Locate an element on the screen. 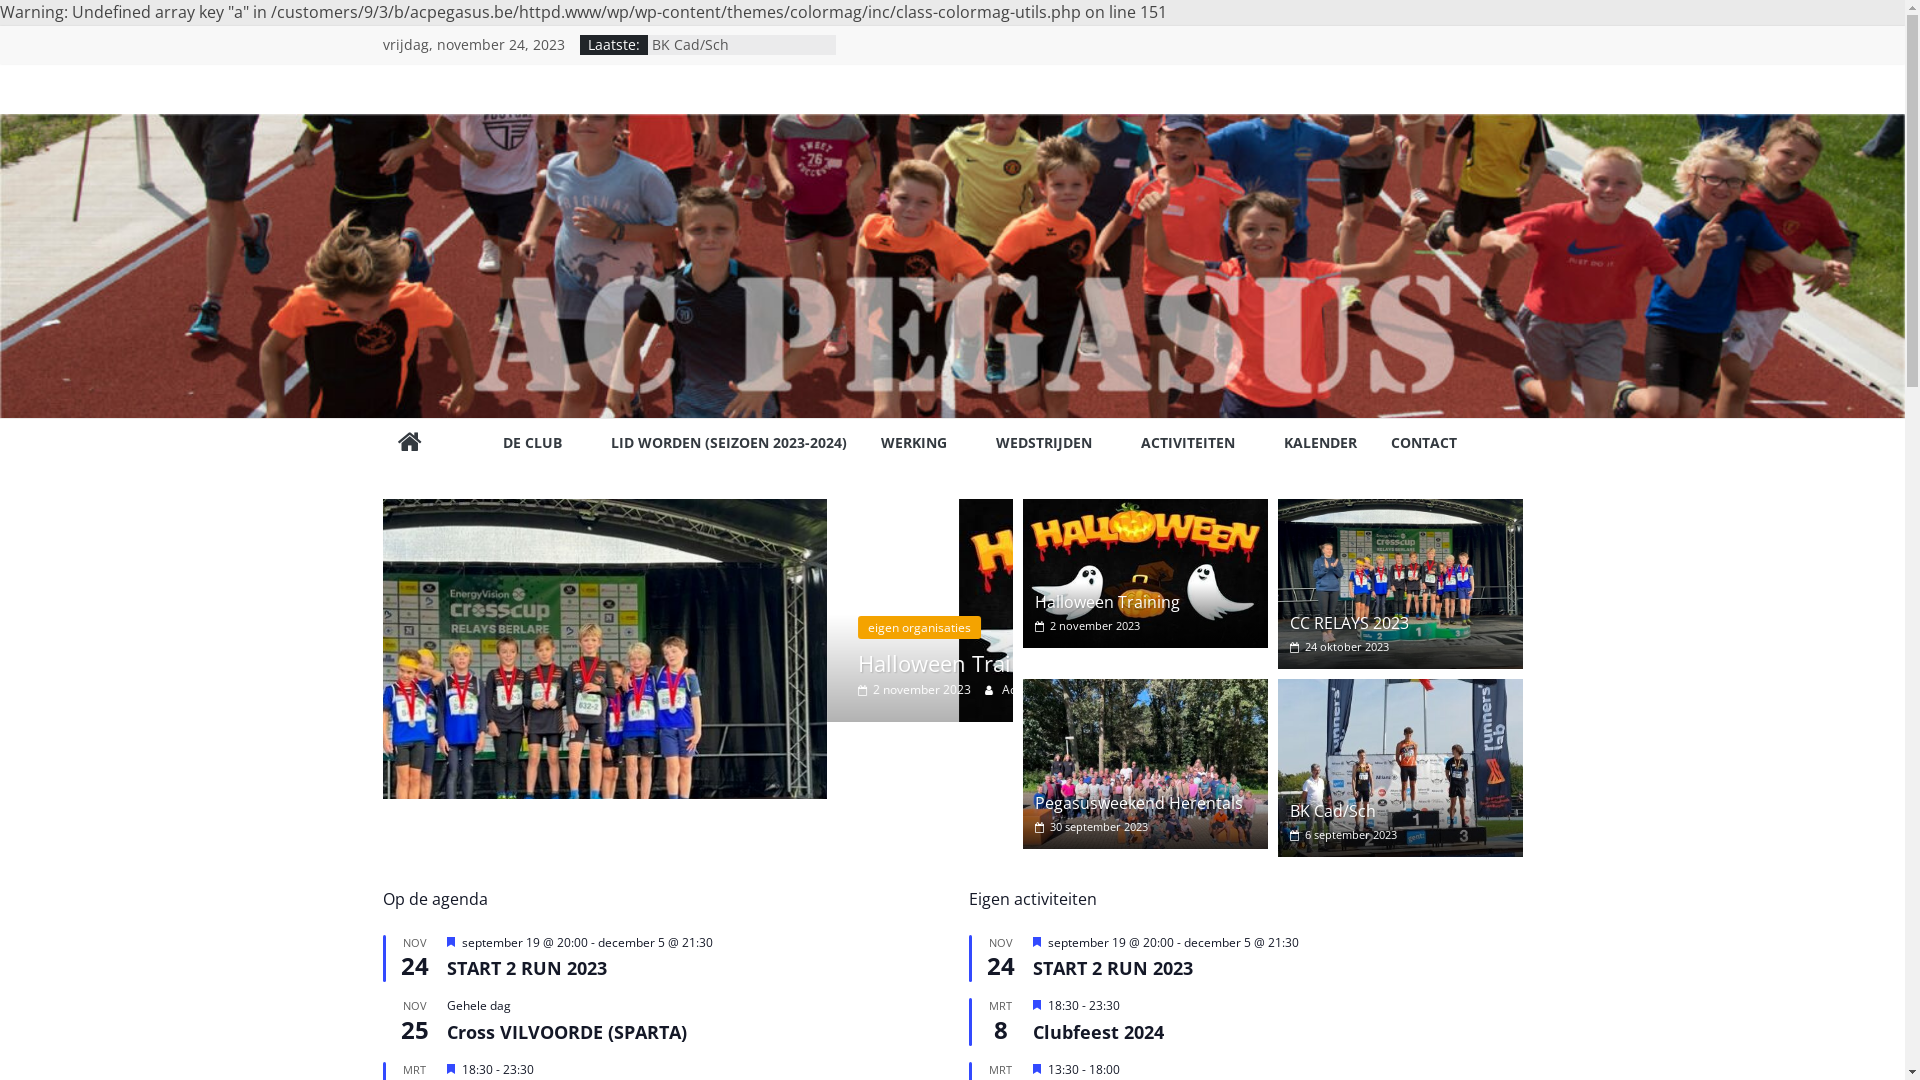  'Pegasusweekend Herentals' is located at coordinates (1138, 801).